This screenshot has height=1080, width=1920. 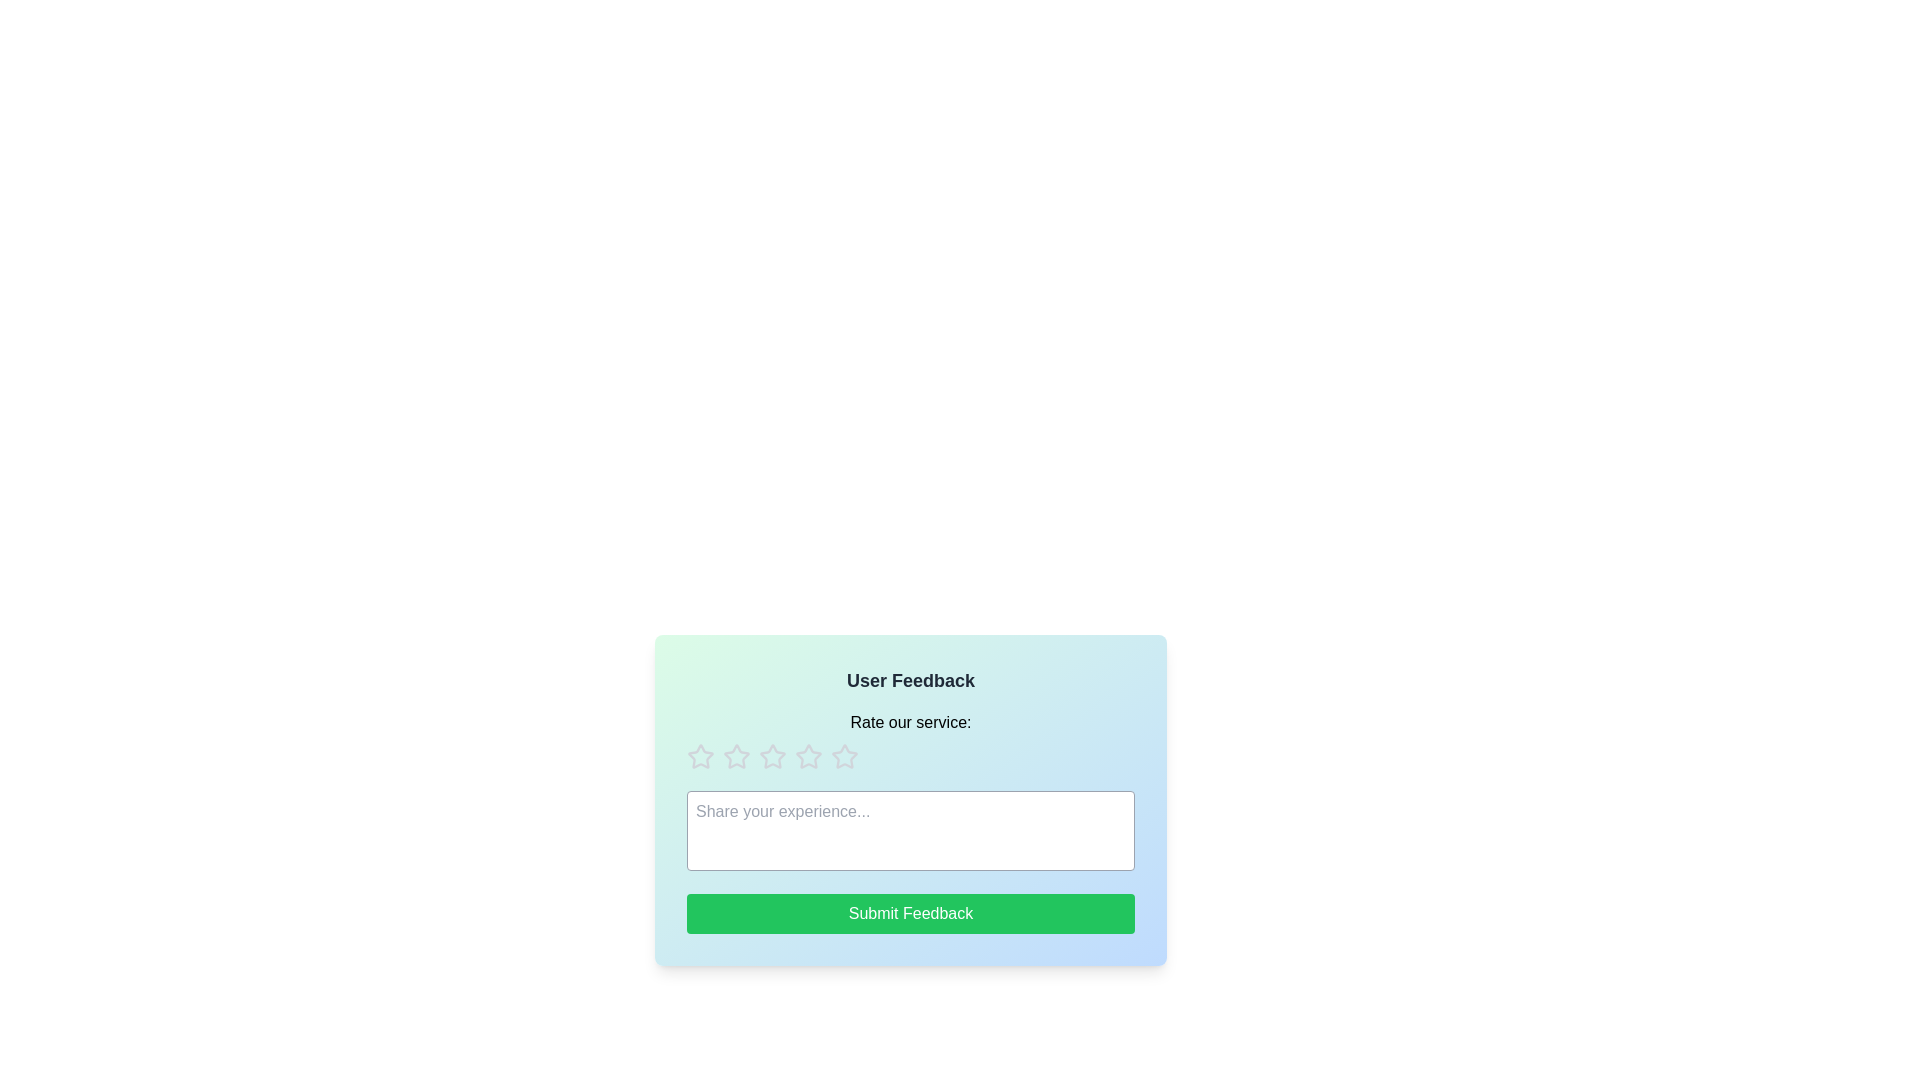 I want to click on the third star in the horizontal row of five rating stars, which is gray by default and turns yellow when hovered, so click(x=736, y=756).